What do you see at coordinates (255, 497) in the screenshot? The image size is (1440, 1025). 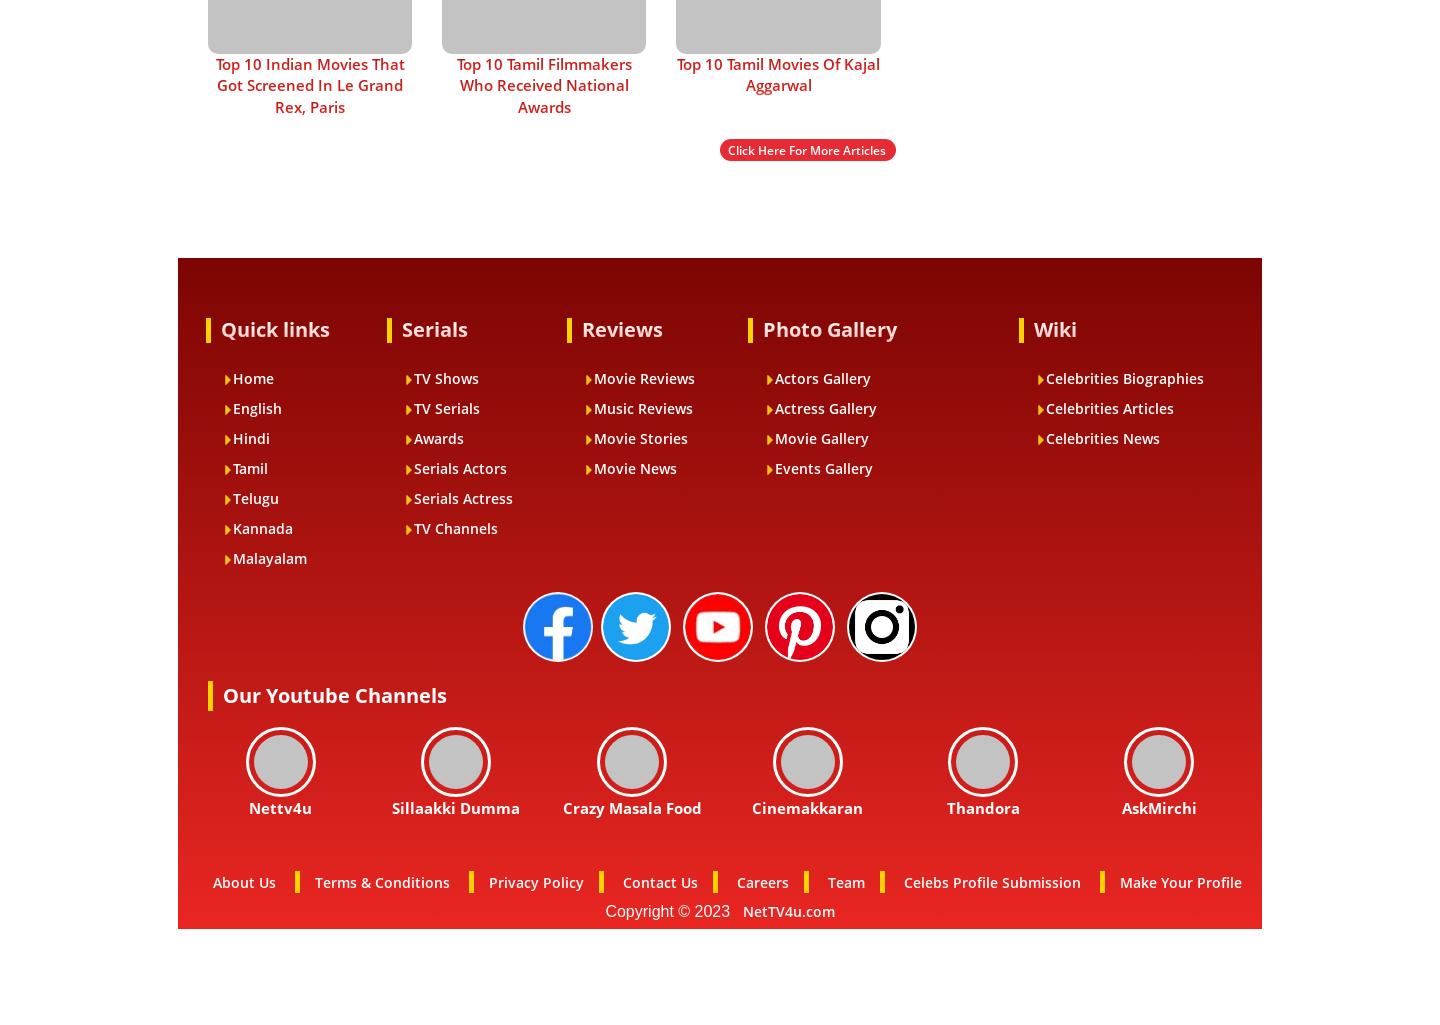 I see `'Telugu'` at bounding box center [255, 497].